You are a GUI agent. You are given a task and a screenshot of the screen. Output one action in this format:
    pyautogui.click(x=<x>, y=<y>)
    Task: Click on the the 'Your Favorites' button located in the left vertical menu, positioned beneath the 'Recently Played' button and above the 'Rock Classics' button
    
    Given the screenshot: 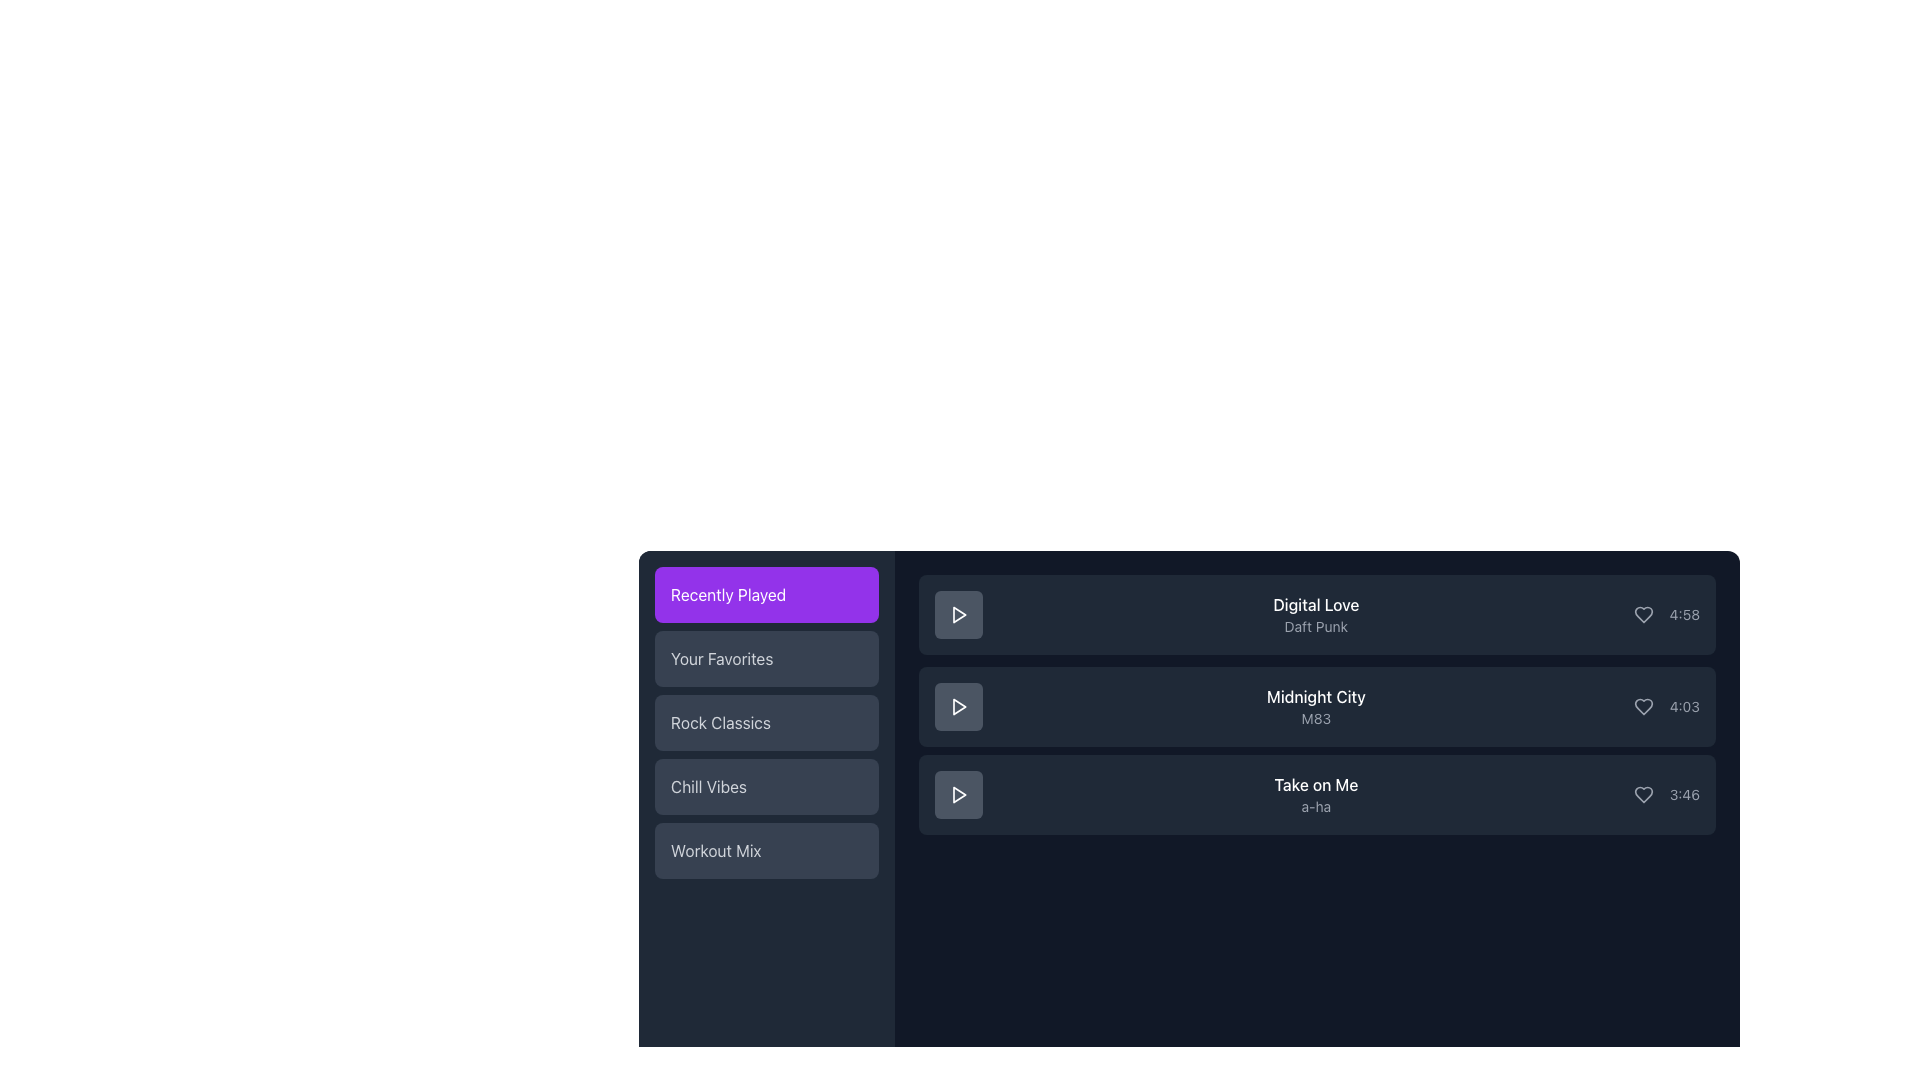 What is the action you would take?
    pyautogui.click(x=766, y=659)
    